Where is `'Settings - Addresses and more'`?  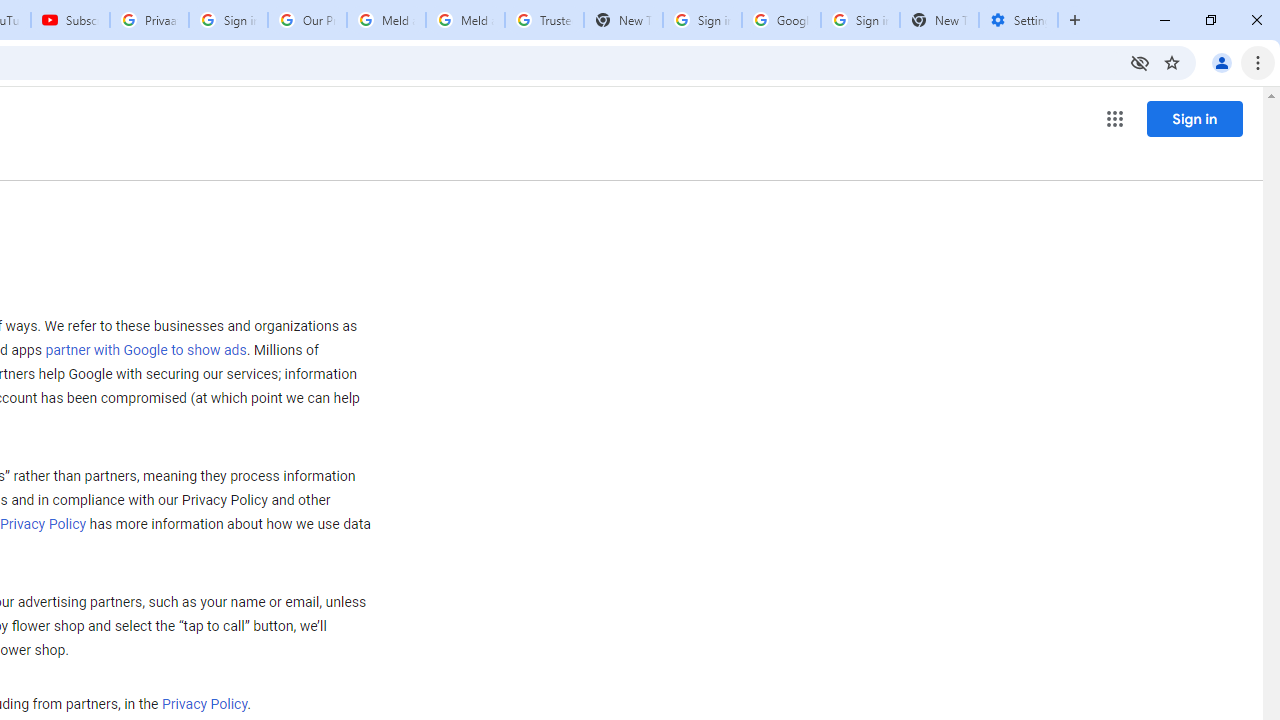 'Settings - Addresses and more' is located at coordinates (1018, 20).